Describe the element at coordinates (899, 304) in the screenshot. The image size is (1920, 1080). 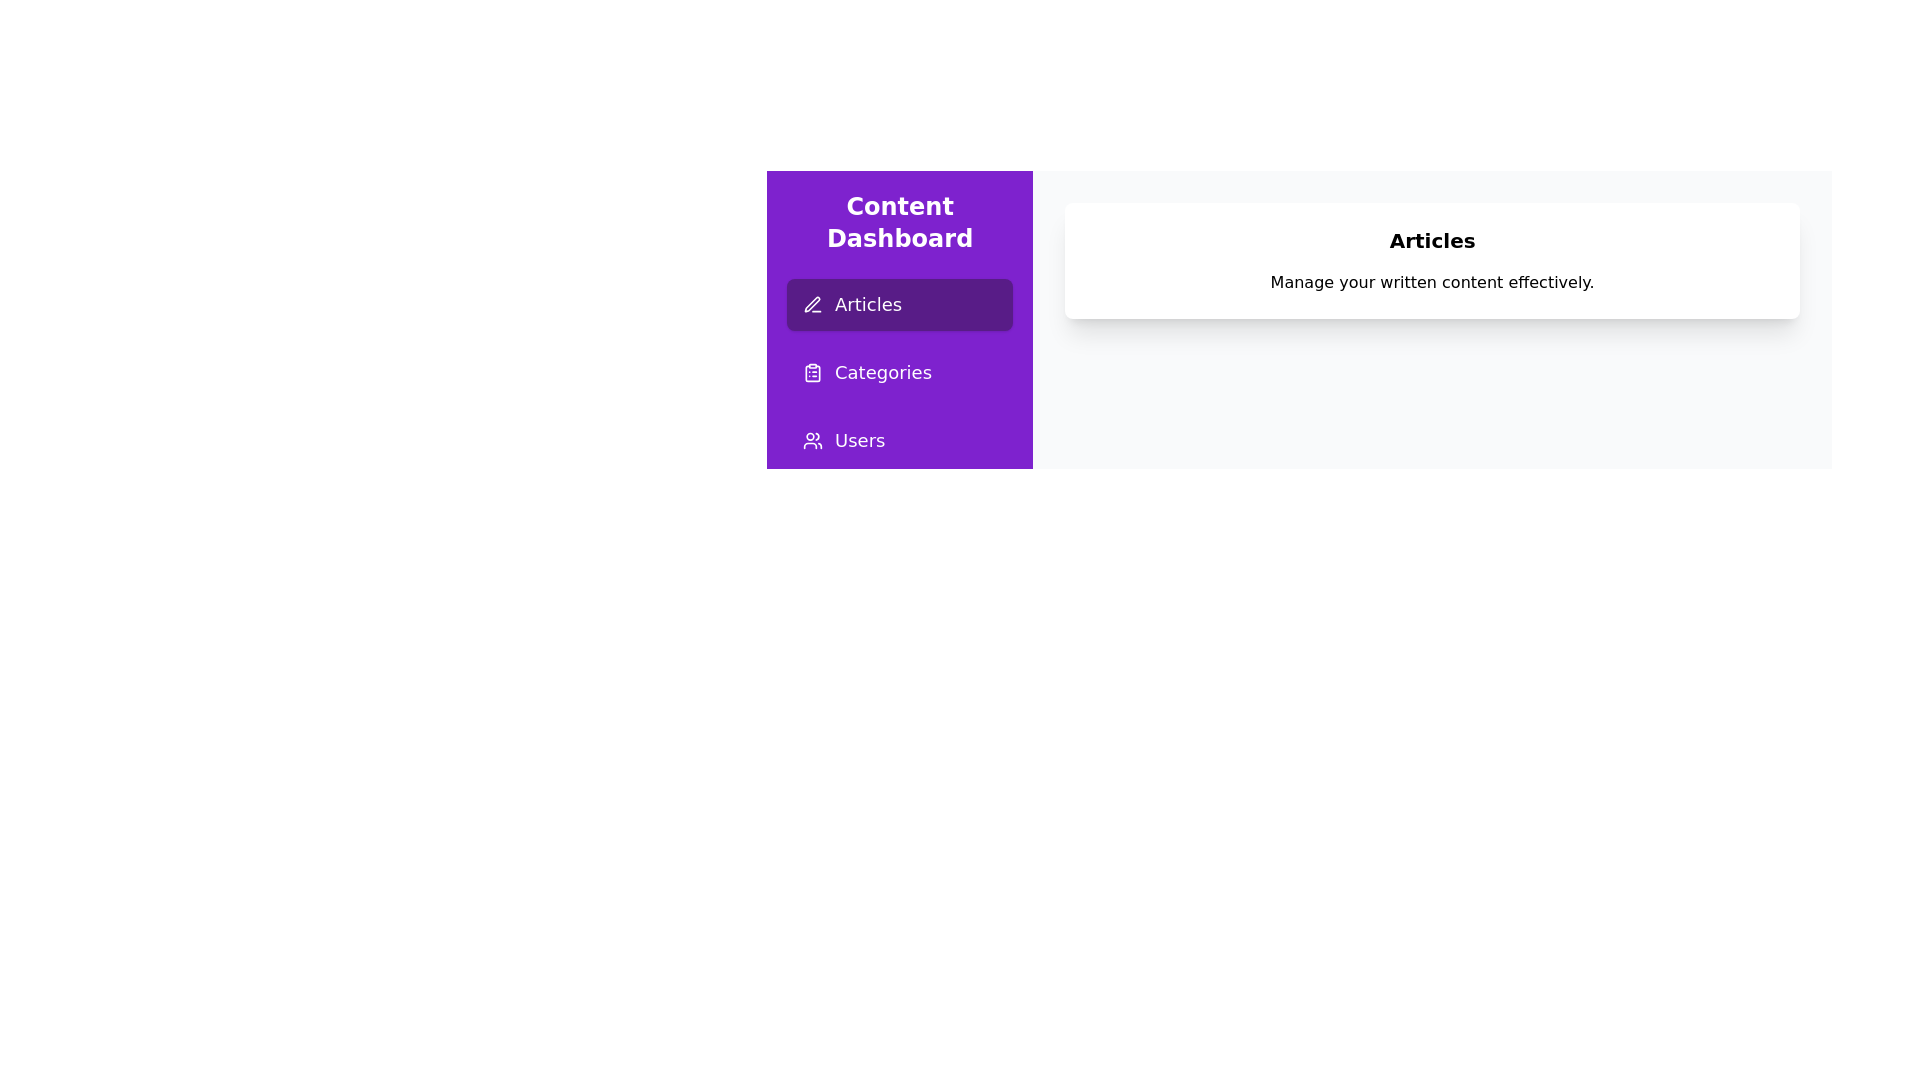
I see `the sidebar button for the page Articles` at that location.